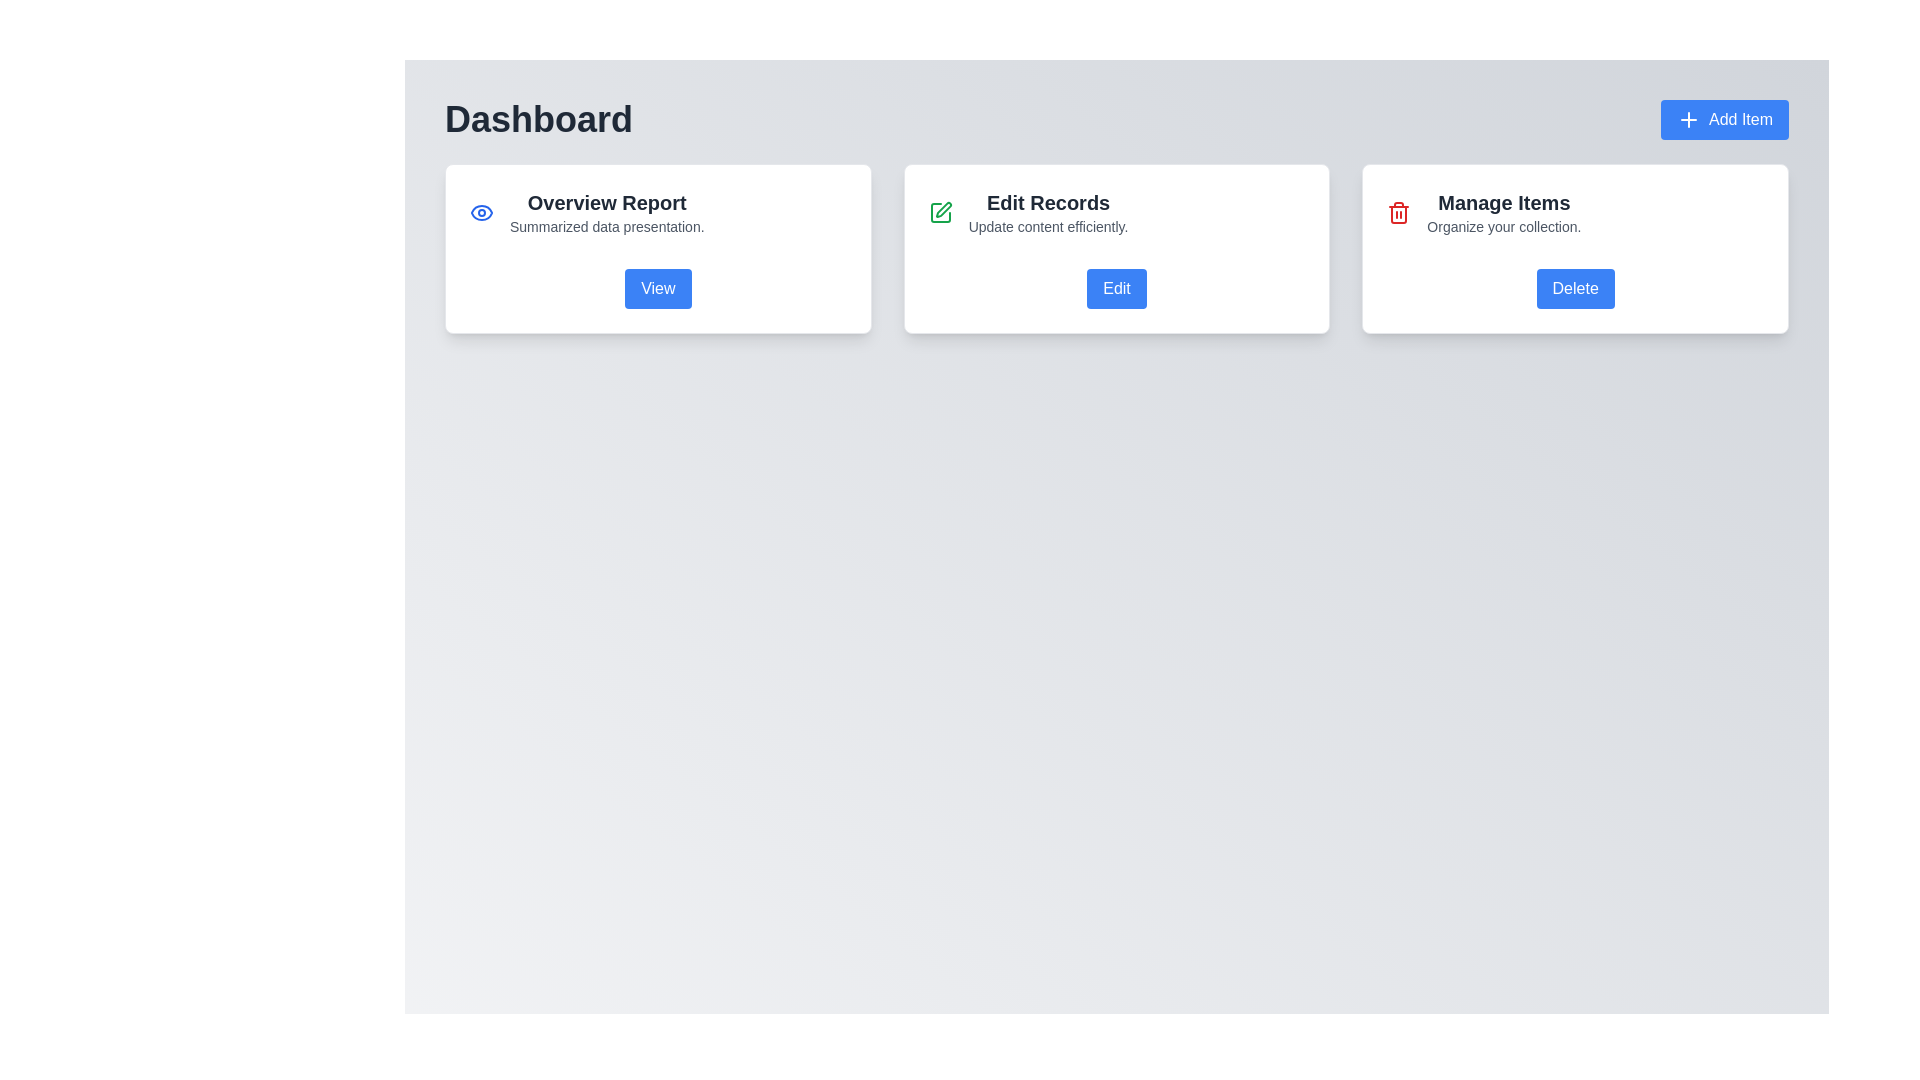  Describe the element at coordinates (658, 248) in the screenshot. I see `contents of the Overview Report card, which is the first card in the grid layout and includes a 'View' button` at that location.